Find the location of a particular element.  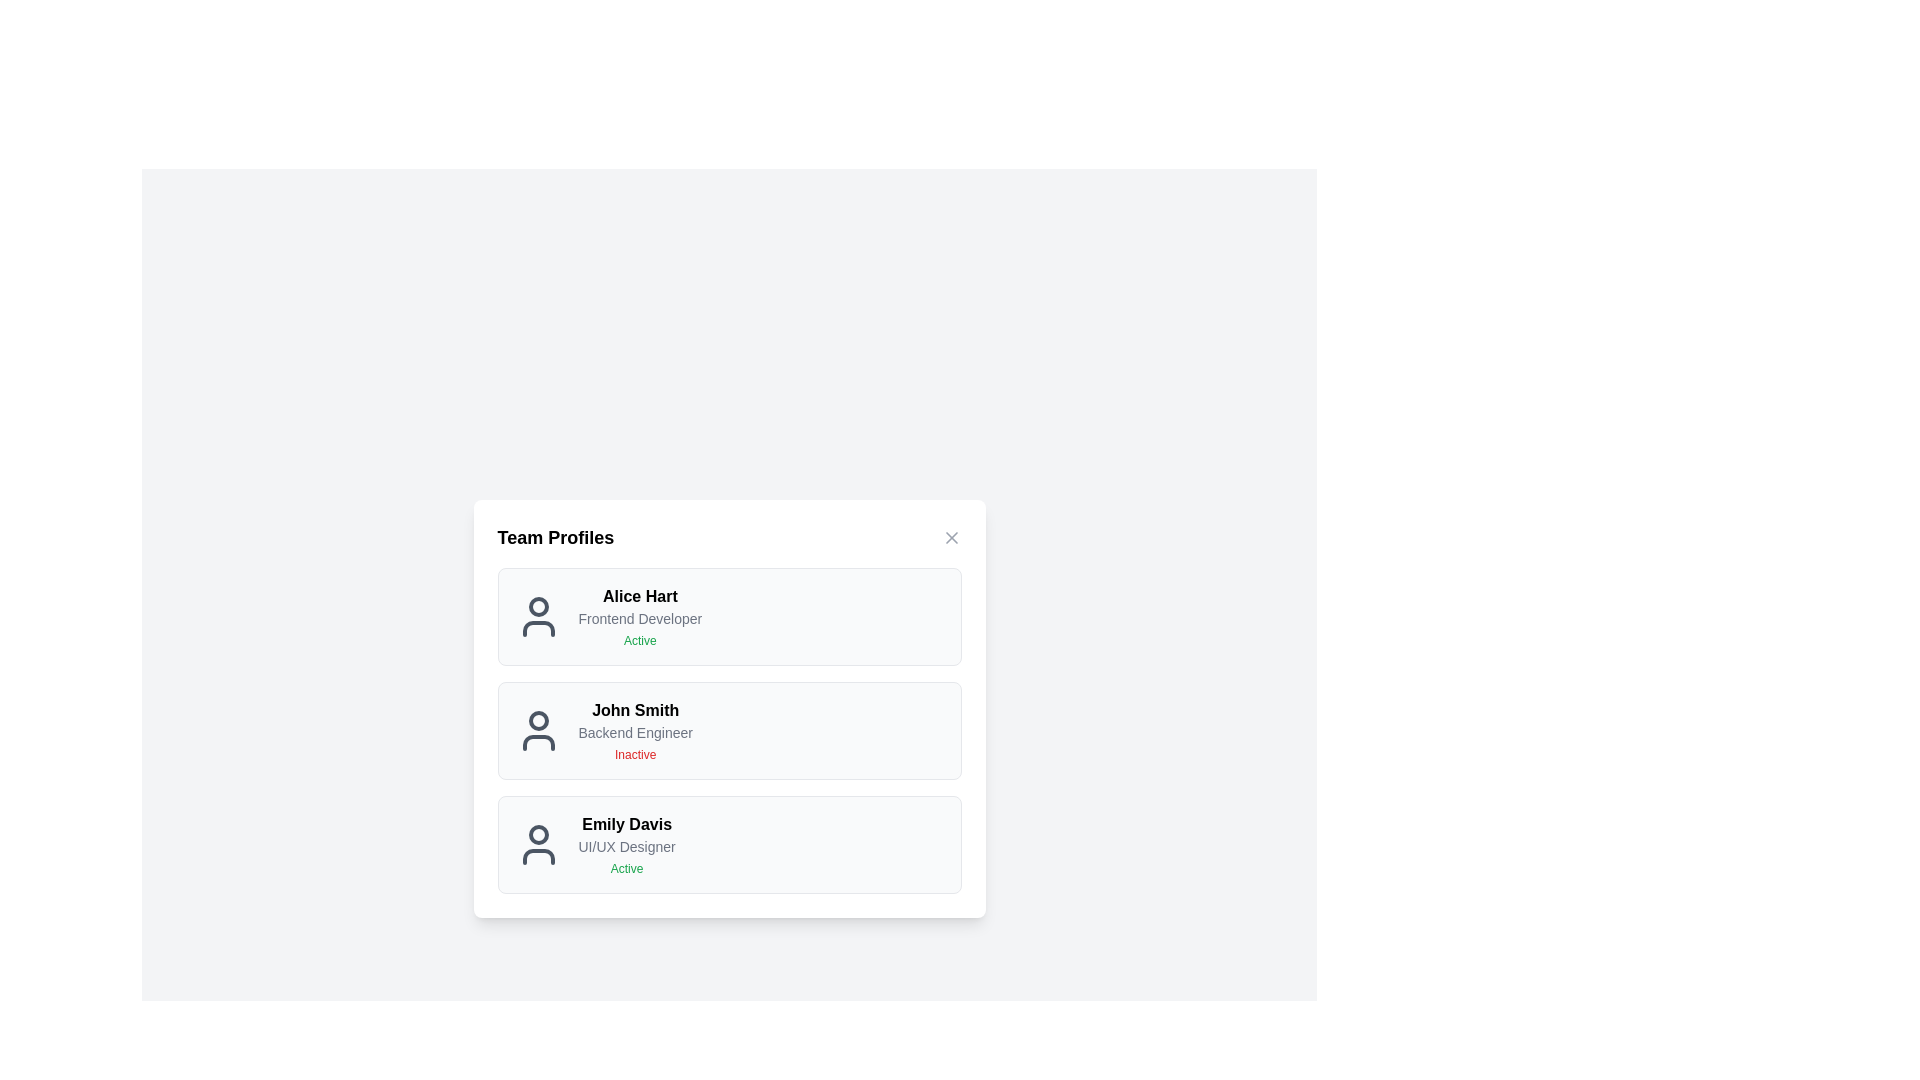

the user profile card of Alice Hart is located at coordinates (728, 616).